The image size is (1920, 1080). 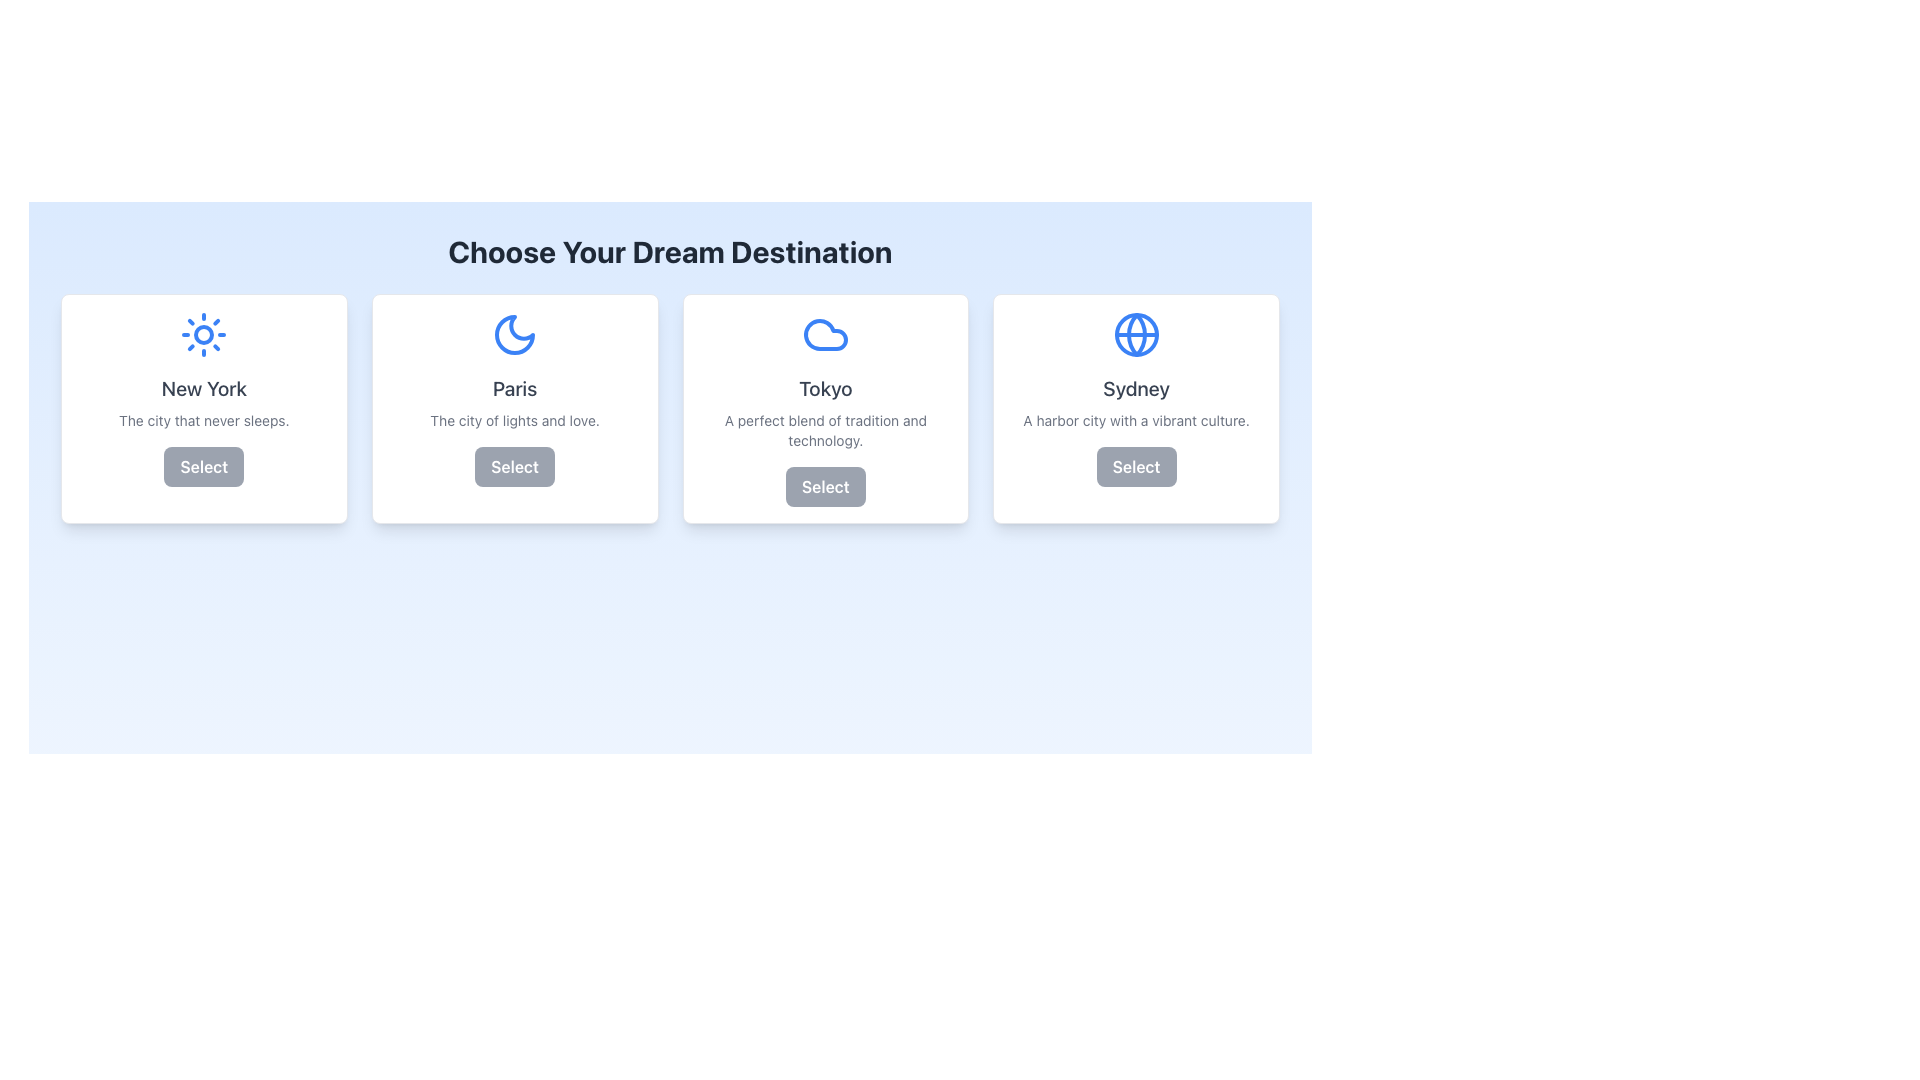 I want to click on the 'Select' button with rounded corners located centrally within the 'New York' card, below the descriptive text 'The city that never sleeps.', so click(x=204, y=466).